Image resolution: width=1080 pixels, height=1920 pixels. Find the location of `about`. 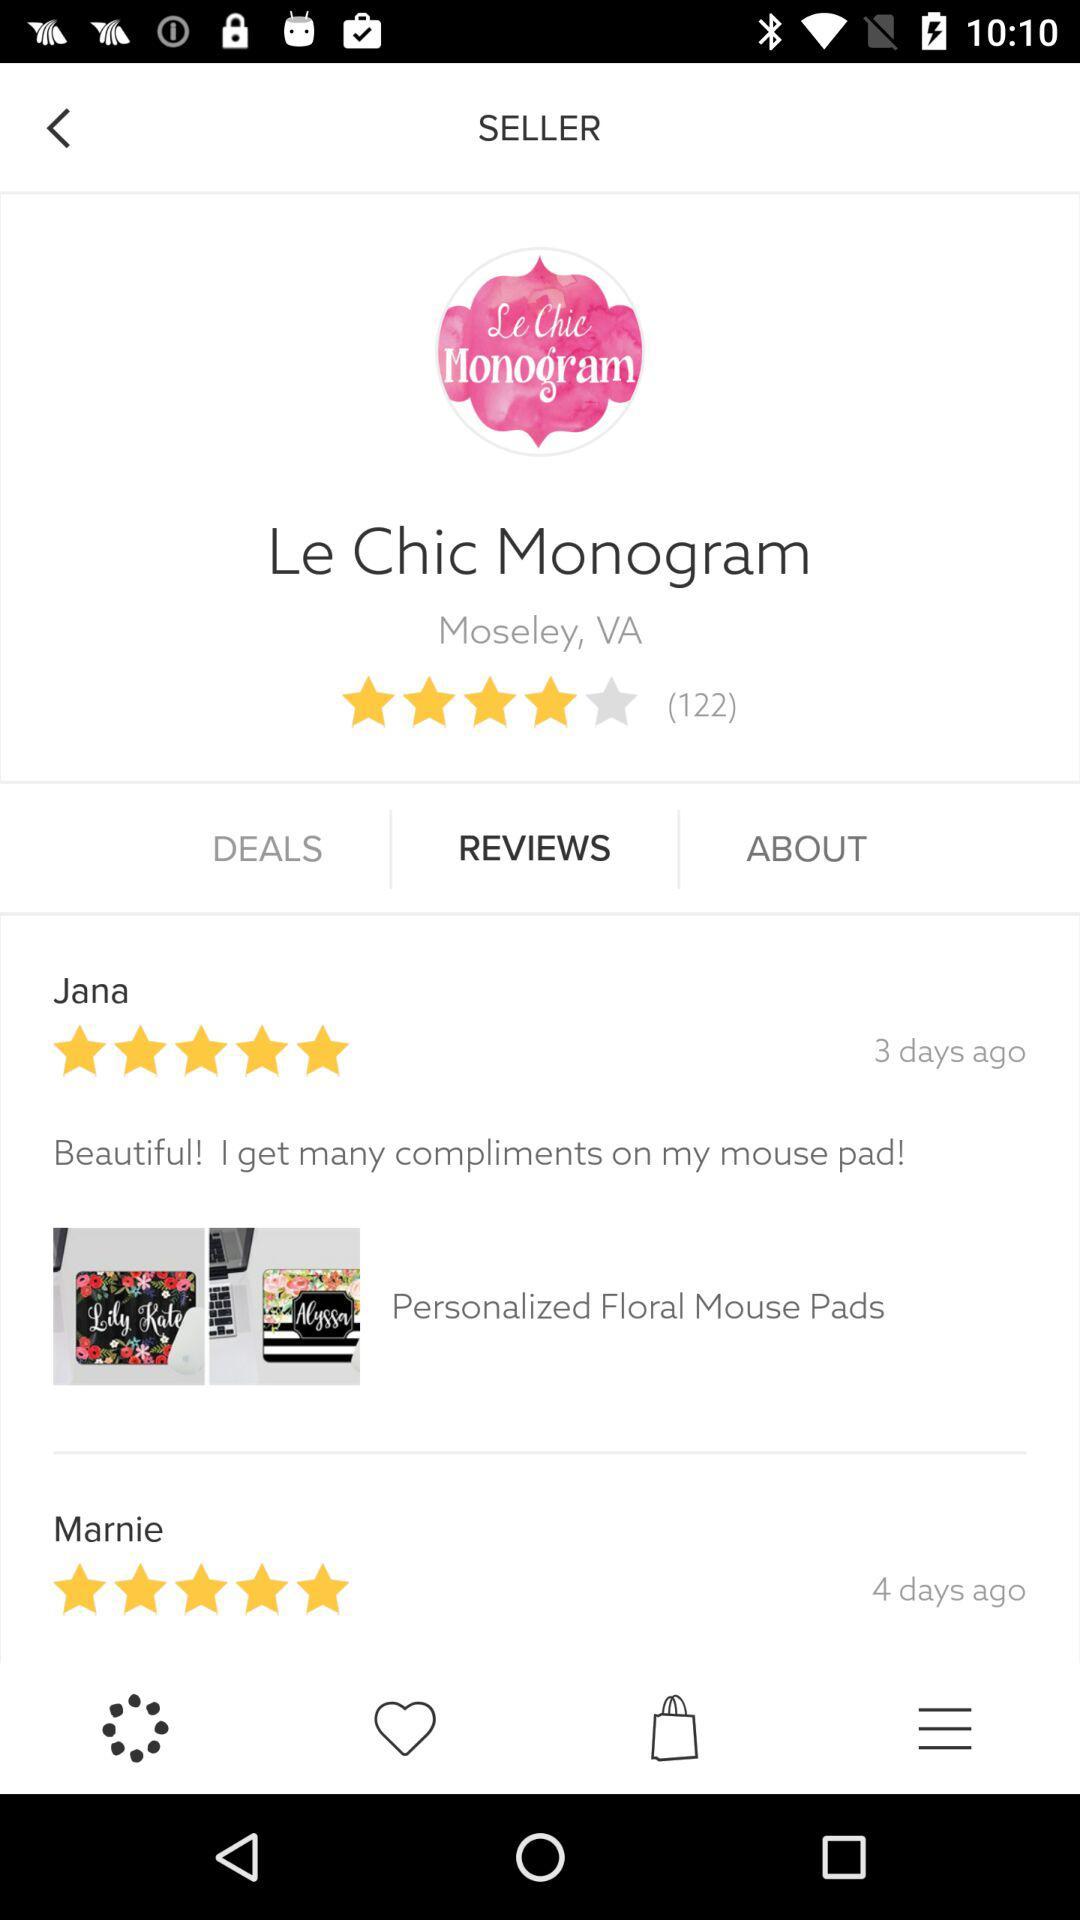

about is located at coordinates (805, 849).